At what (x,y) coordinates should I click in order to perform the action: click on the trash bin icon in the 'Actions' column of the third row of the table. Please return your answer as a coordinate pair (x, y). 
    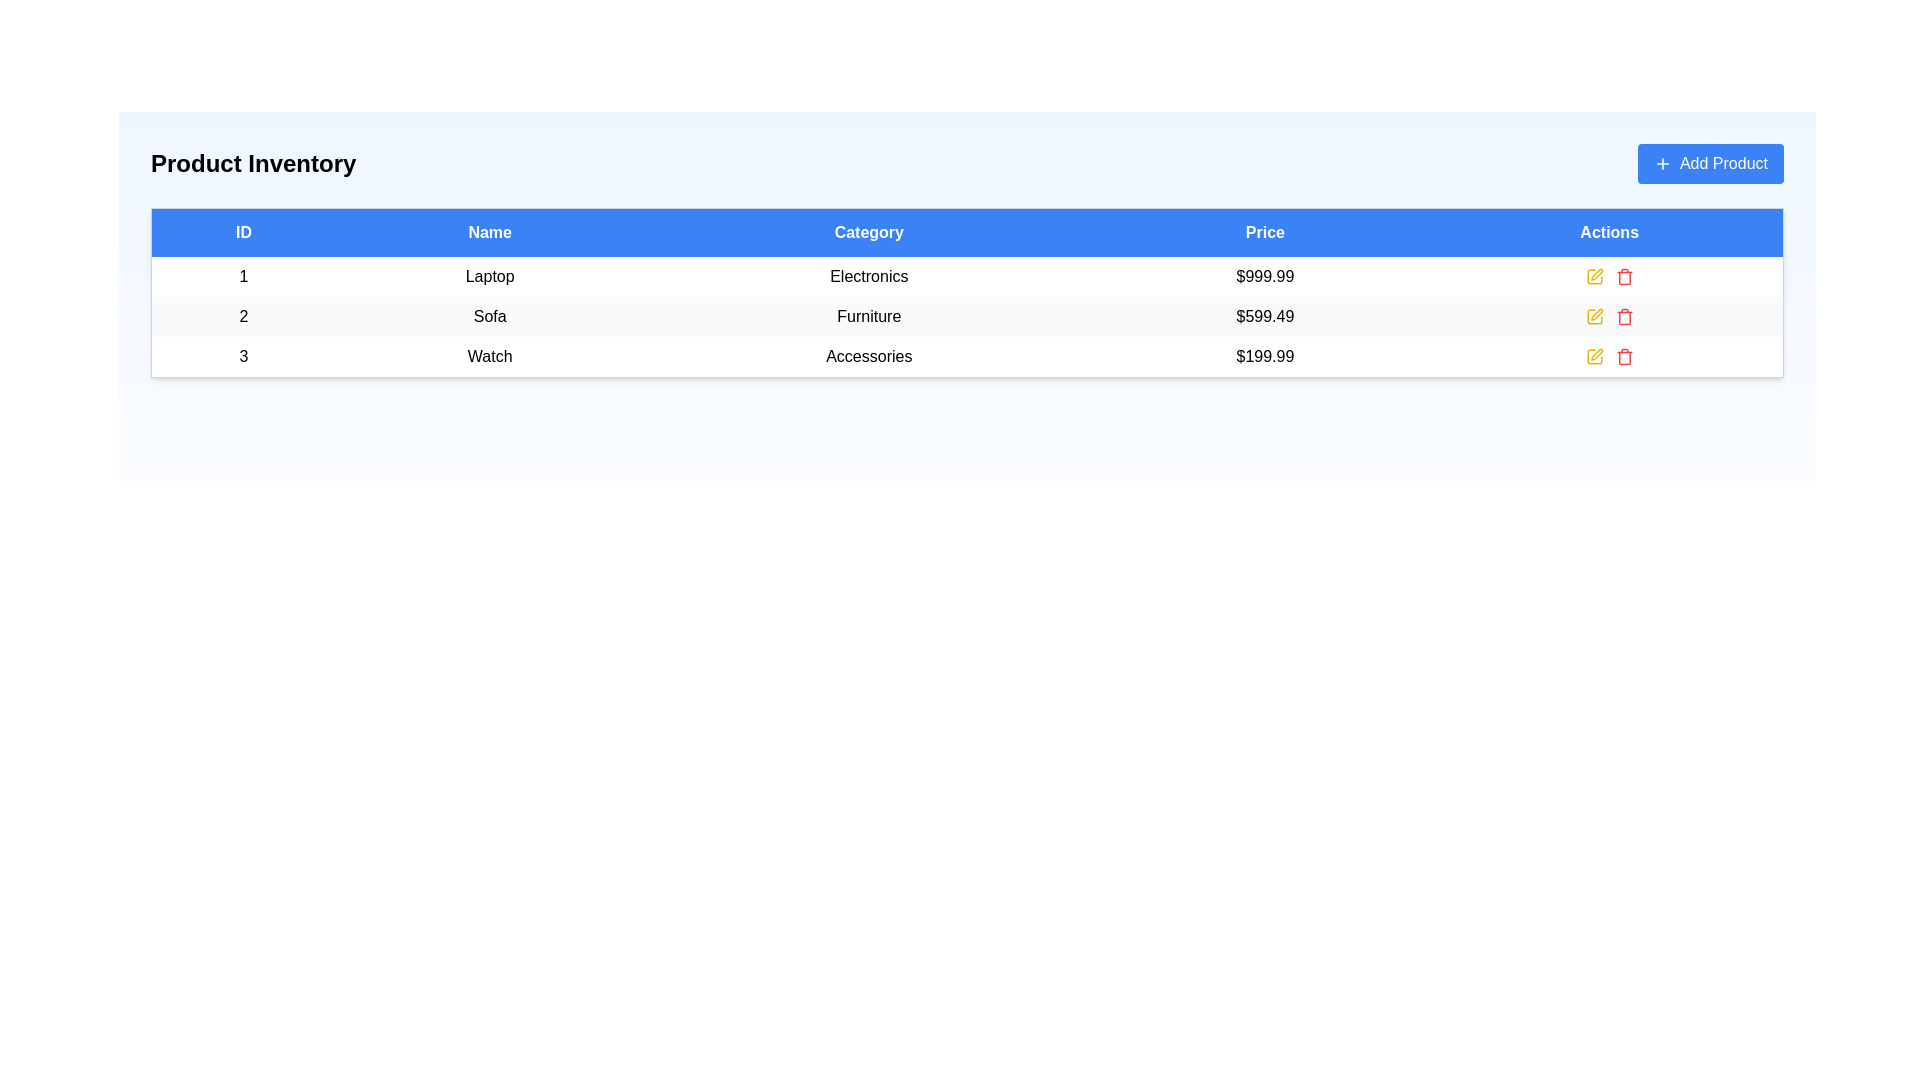
    Looking at the image, I should click on (1624, 357).